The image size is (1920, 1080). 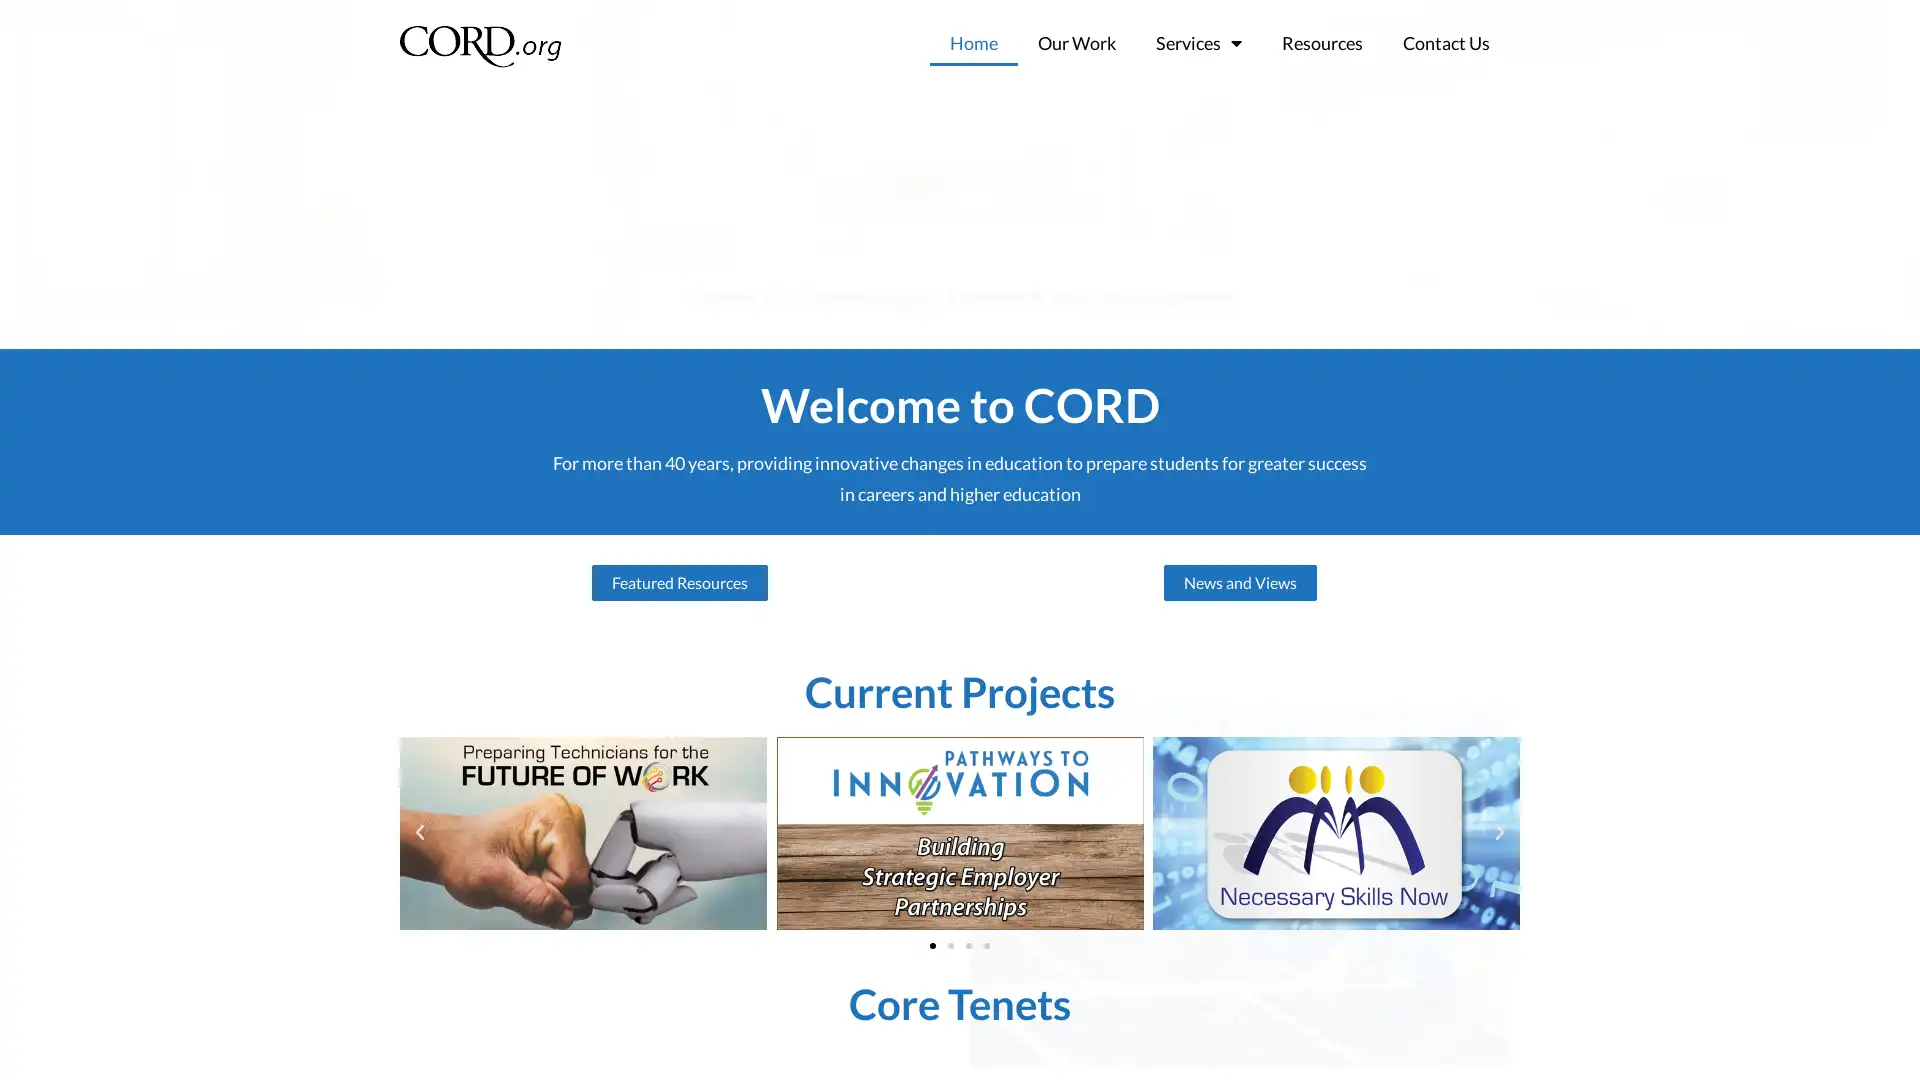 I want to click on Go to slide 3, so click(x=969, y=945).